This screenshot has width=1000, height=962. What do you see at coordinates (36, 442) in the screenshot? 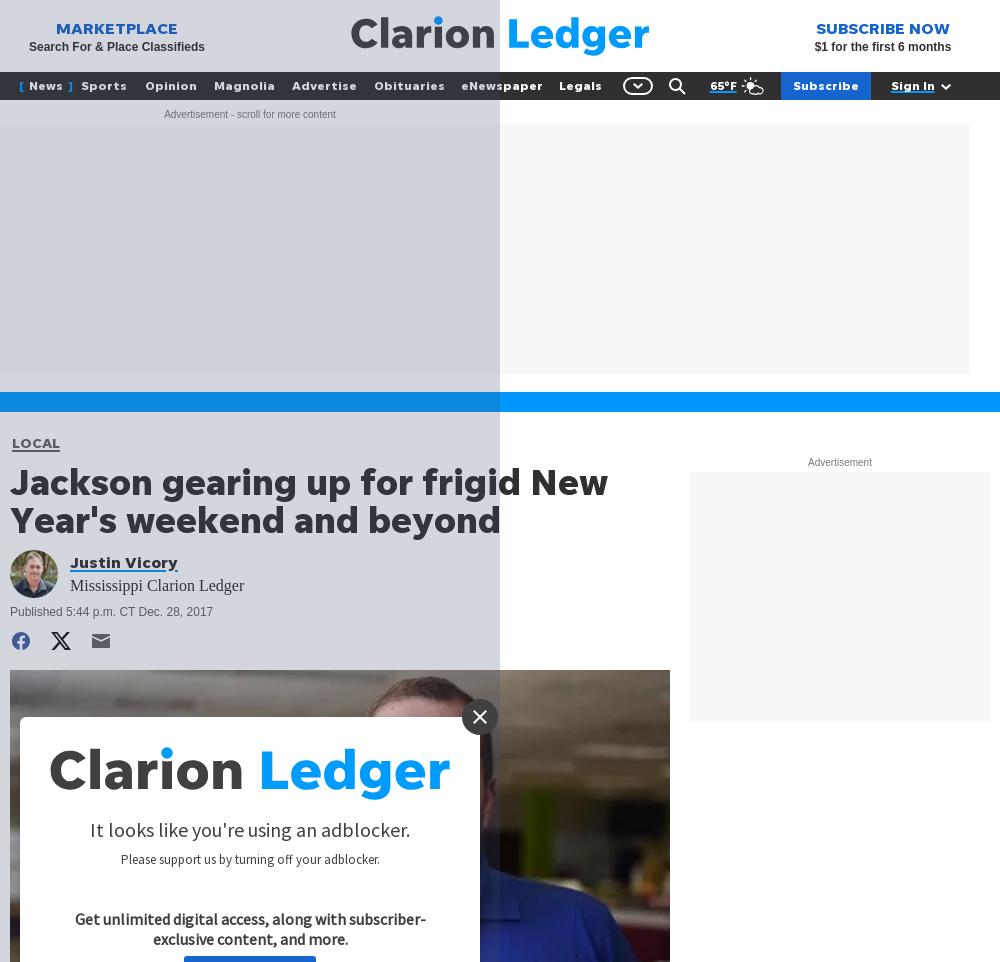
I see `'LOCAL'` at bounding box center [36, 442].